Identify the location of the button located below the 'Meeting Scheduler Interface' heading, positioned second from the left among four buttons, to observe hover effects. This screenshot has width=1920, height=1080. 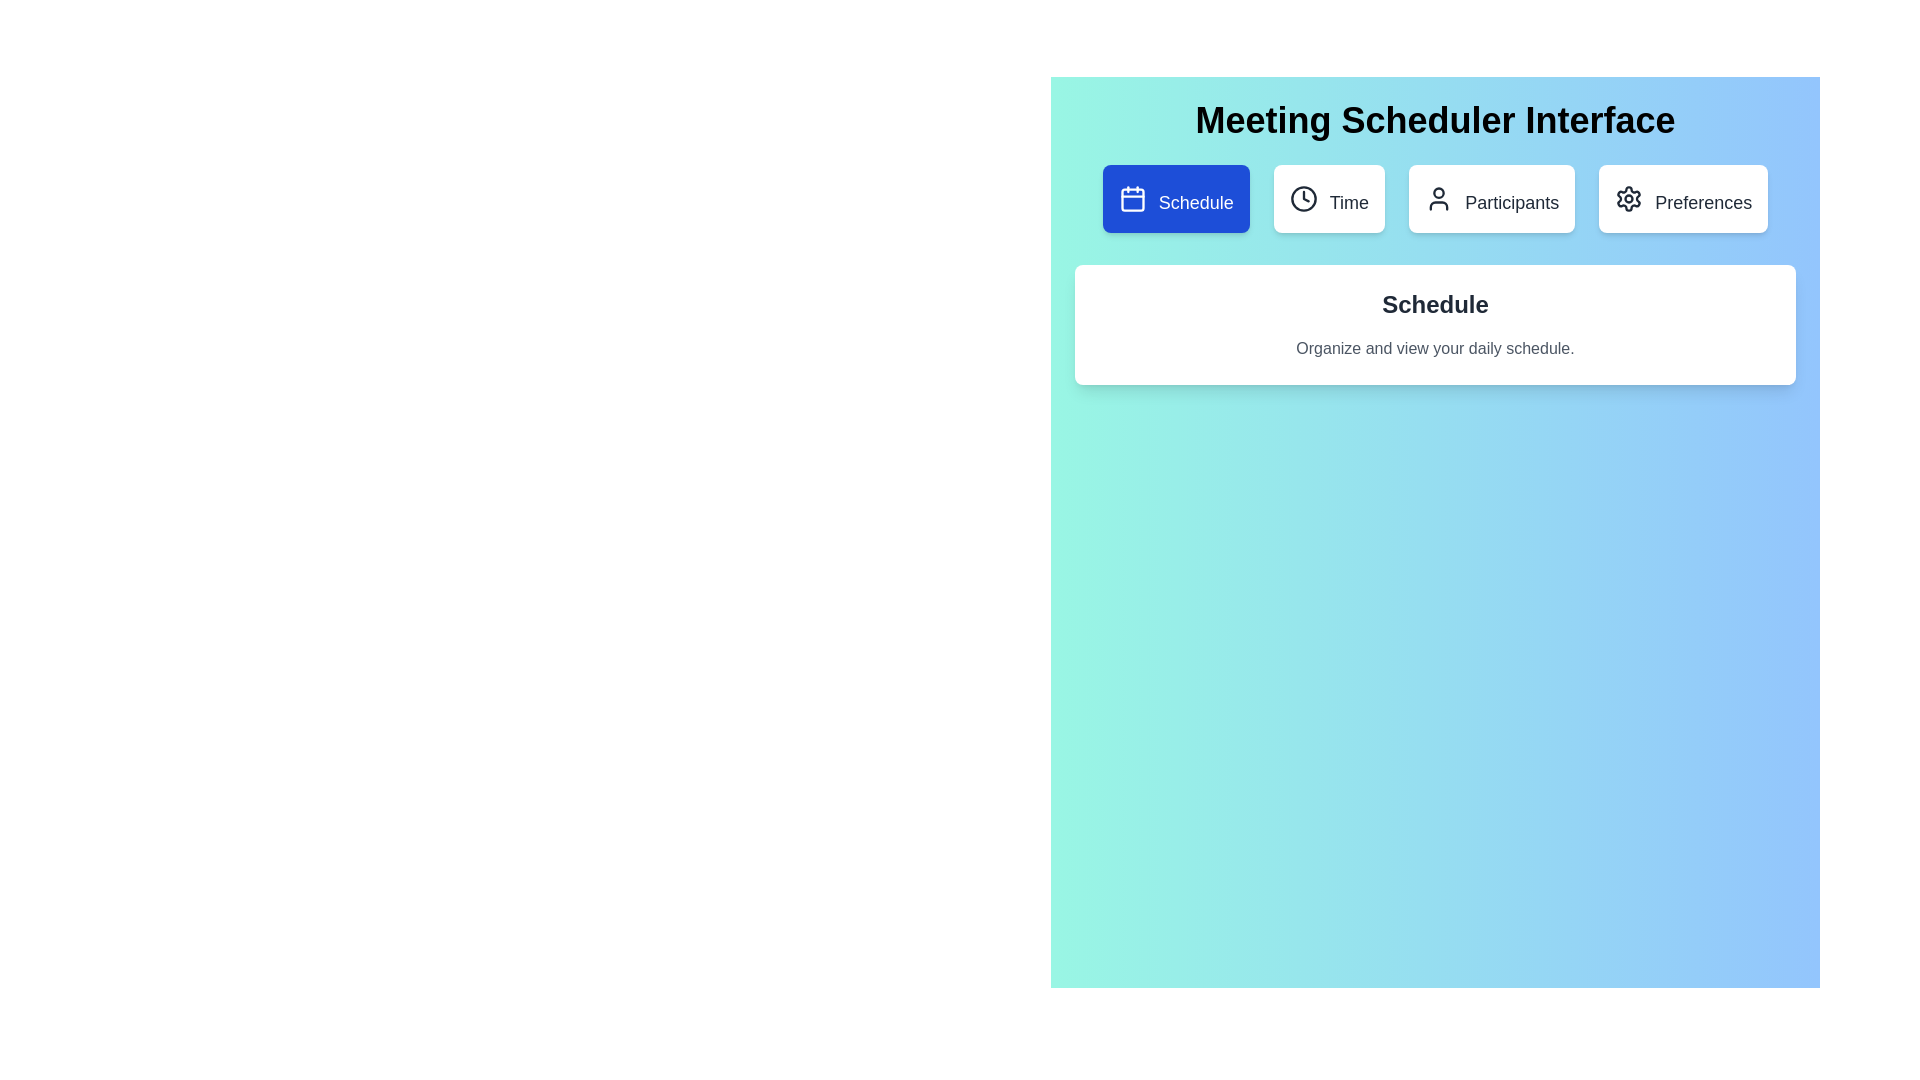
(1329, 199).